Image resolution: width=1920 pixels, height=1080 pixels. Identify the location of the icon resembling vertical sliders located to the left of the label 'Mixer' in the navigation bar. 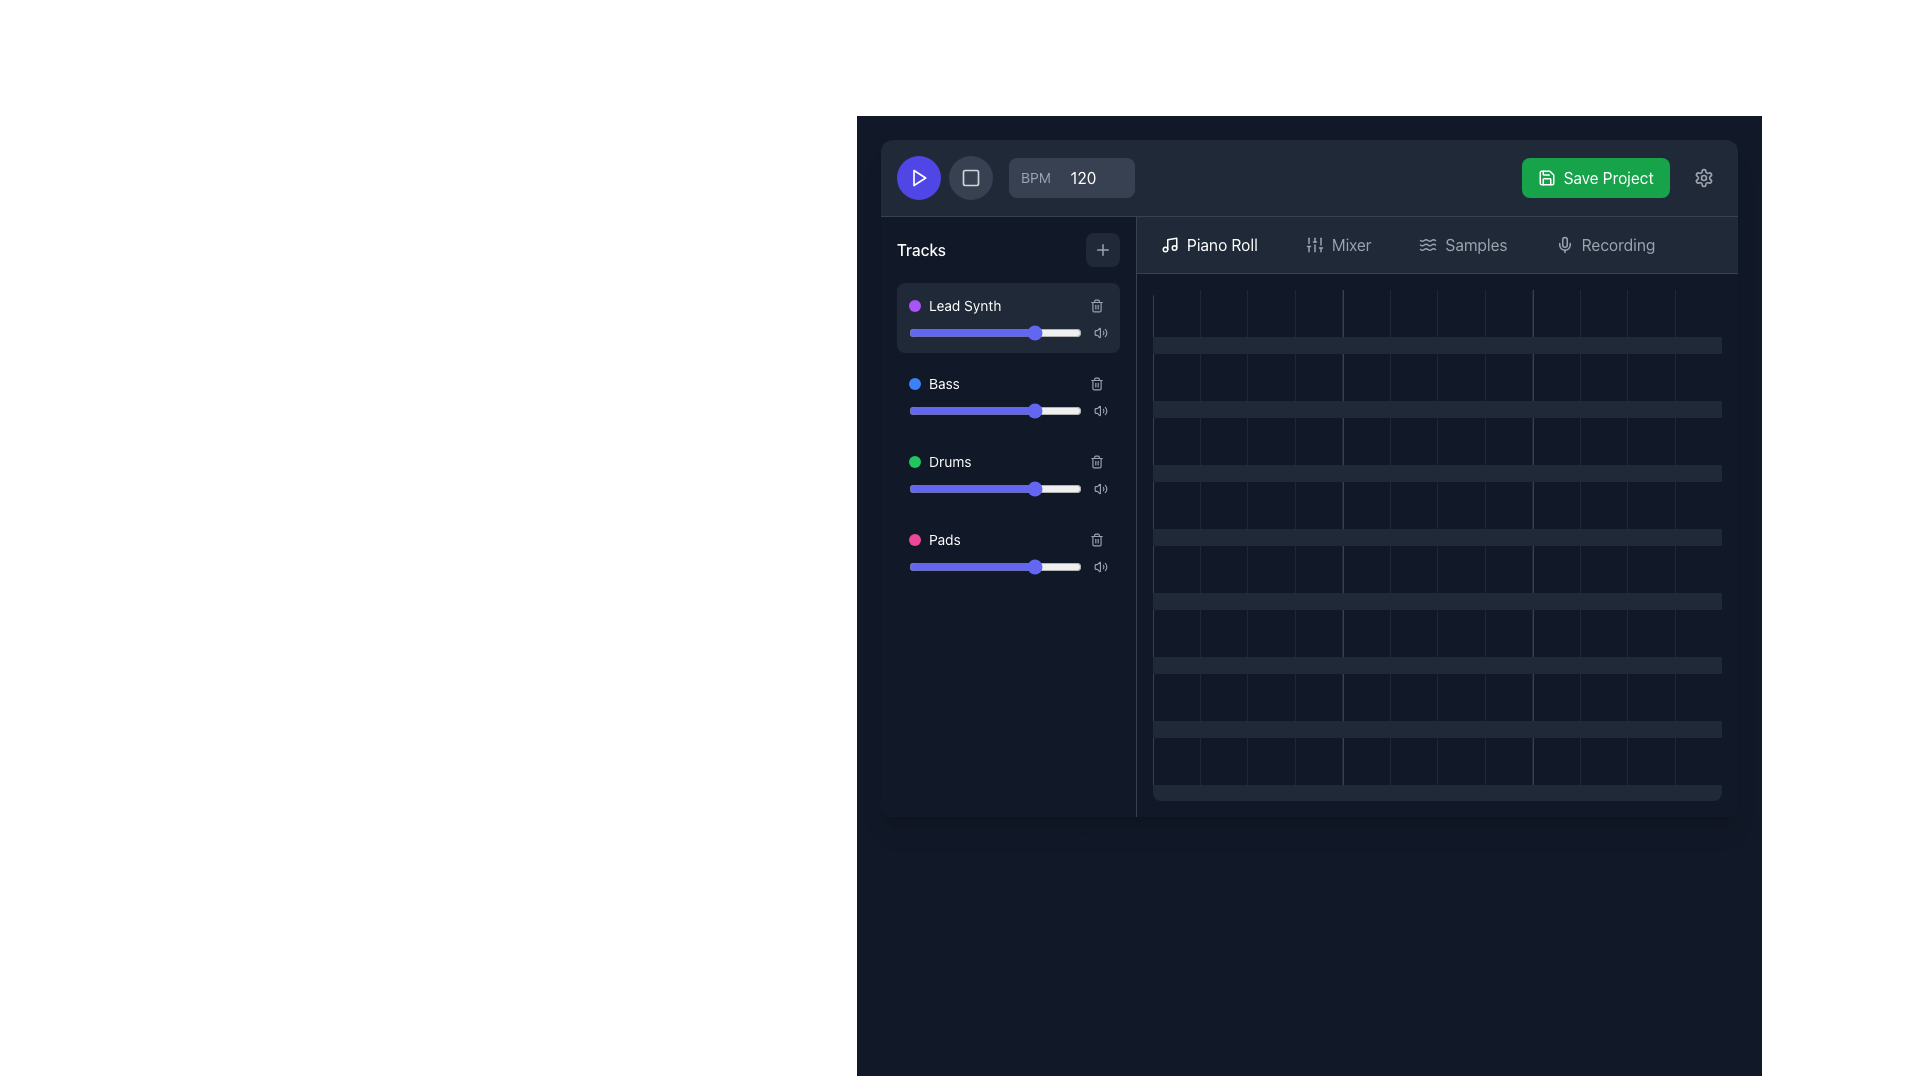
(1314, 244).